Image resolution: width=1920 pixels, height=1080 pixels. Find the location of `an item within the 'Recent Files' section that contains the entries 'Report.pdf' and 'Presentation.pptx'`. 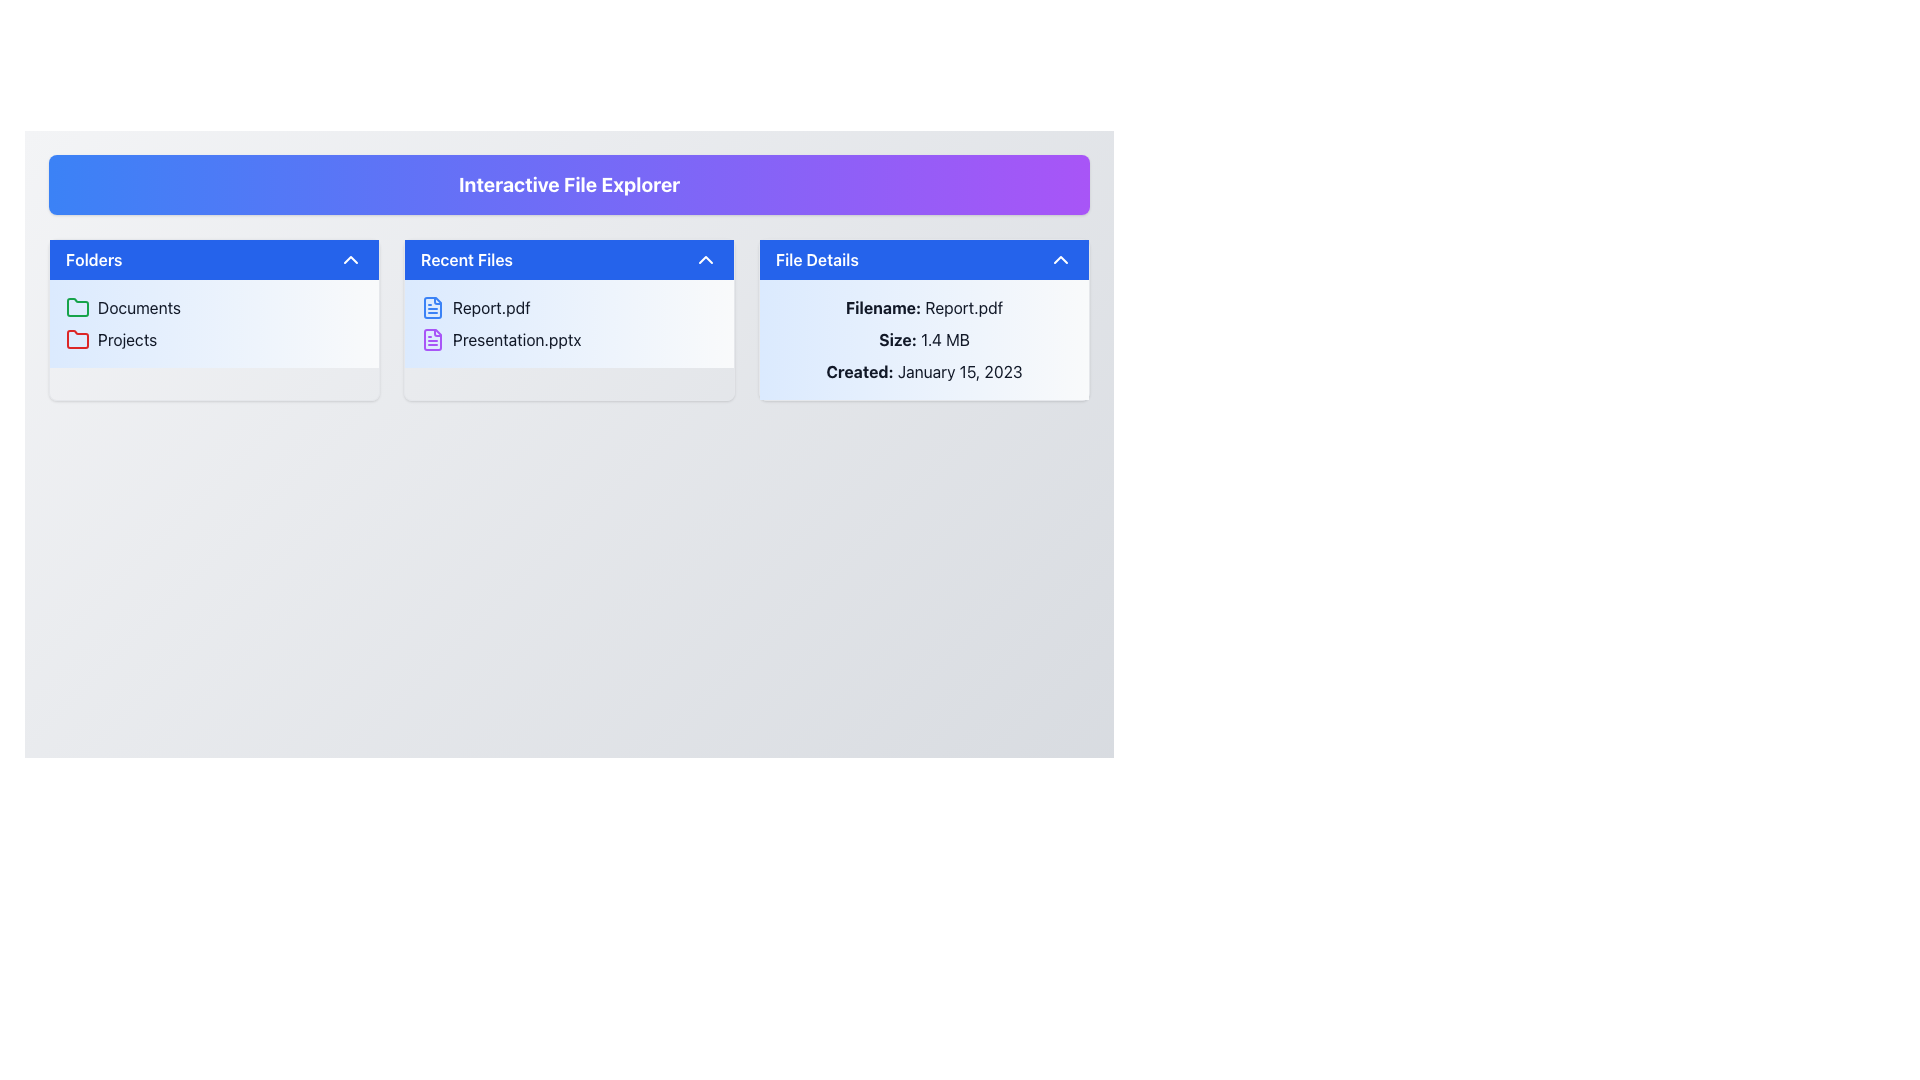

an item within the 'Recent Files' section that contains the entries 'Report.pdf' and 'Presentation.pptx' is located at coordinates (568, 319).